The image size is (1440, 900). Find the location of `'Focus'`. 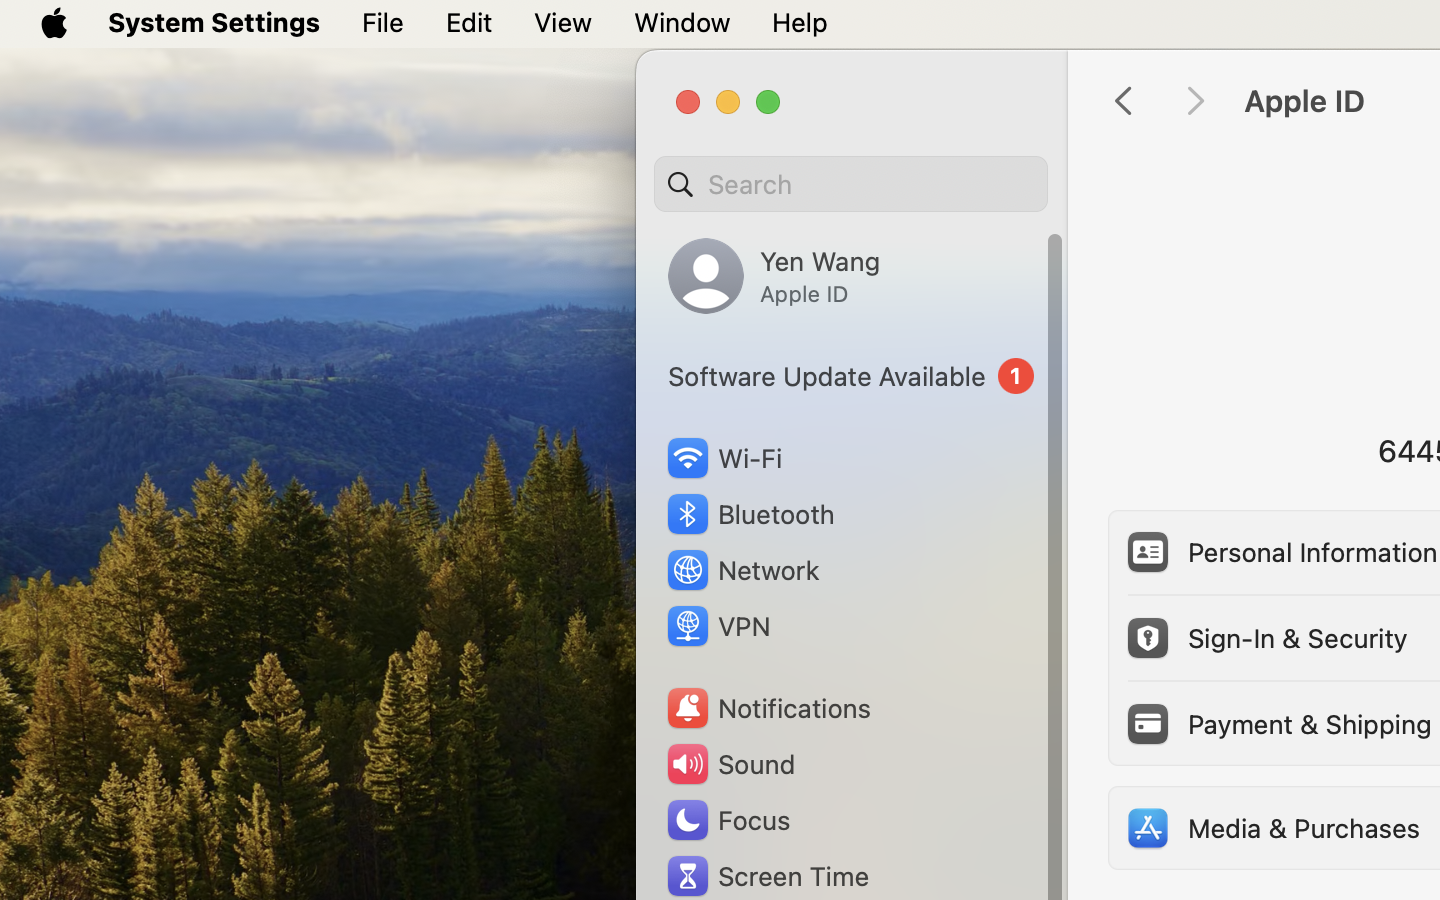

'Focus' is located at coordinates (726, 819).